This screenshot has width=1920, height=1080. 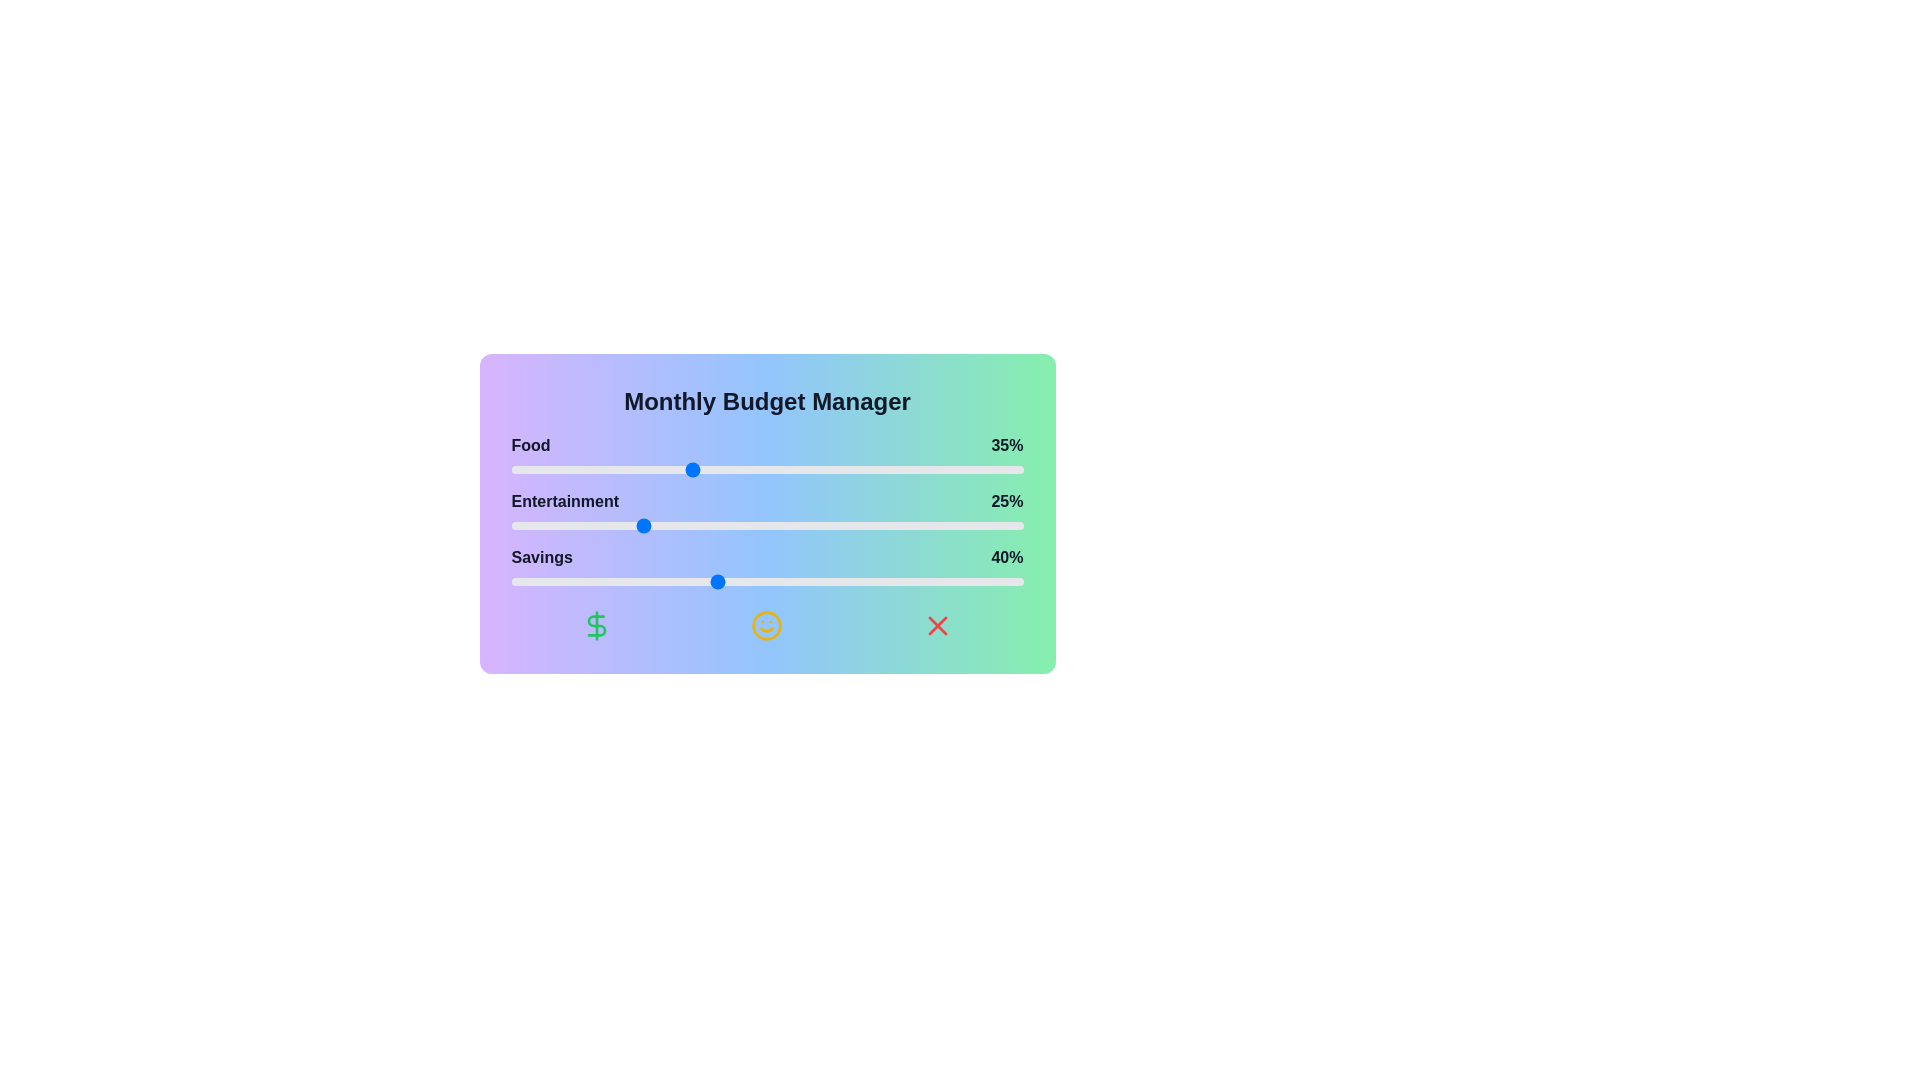 I want to click on the yellow smile icon to trigger the associated action, so click(x=766, y=624).